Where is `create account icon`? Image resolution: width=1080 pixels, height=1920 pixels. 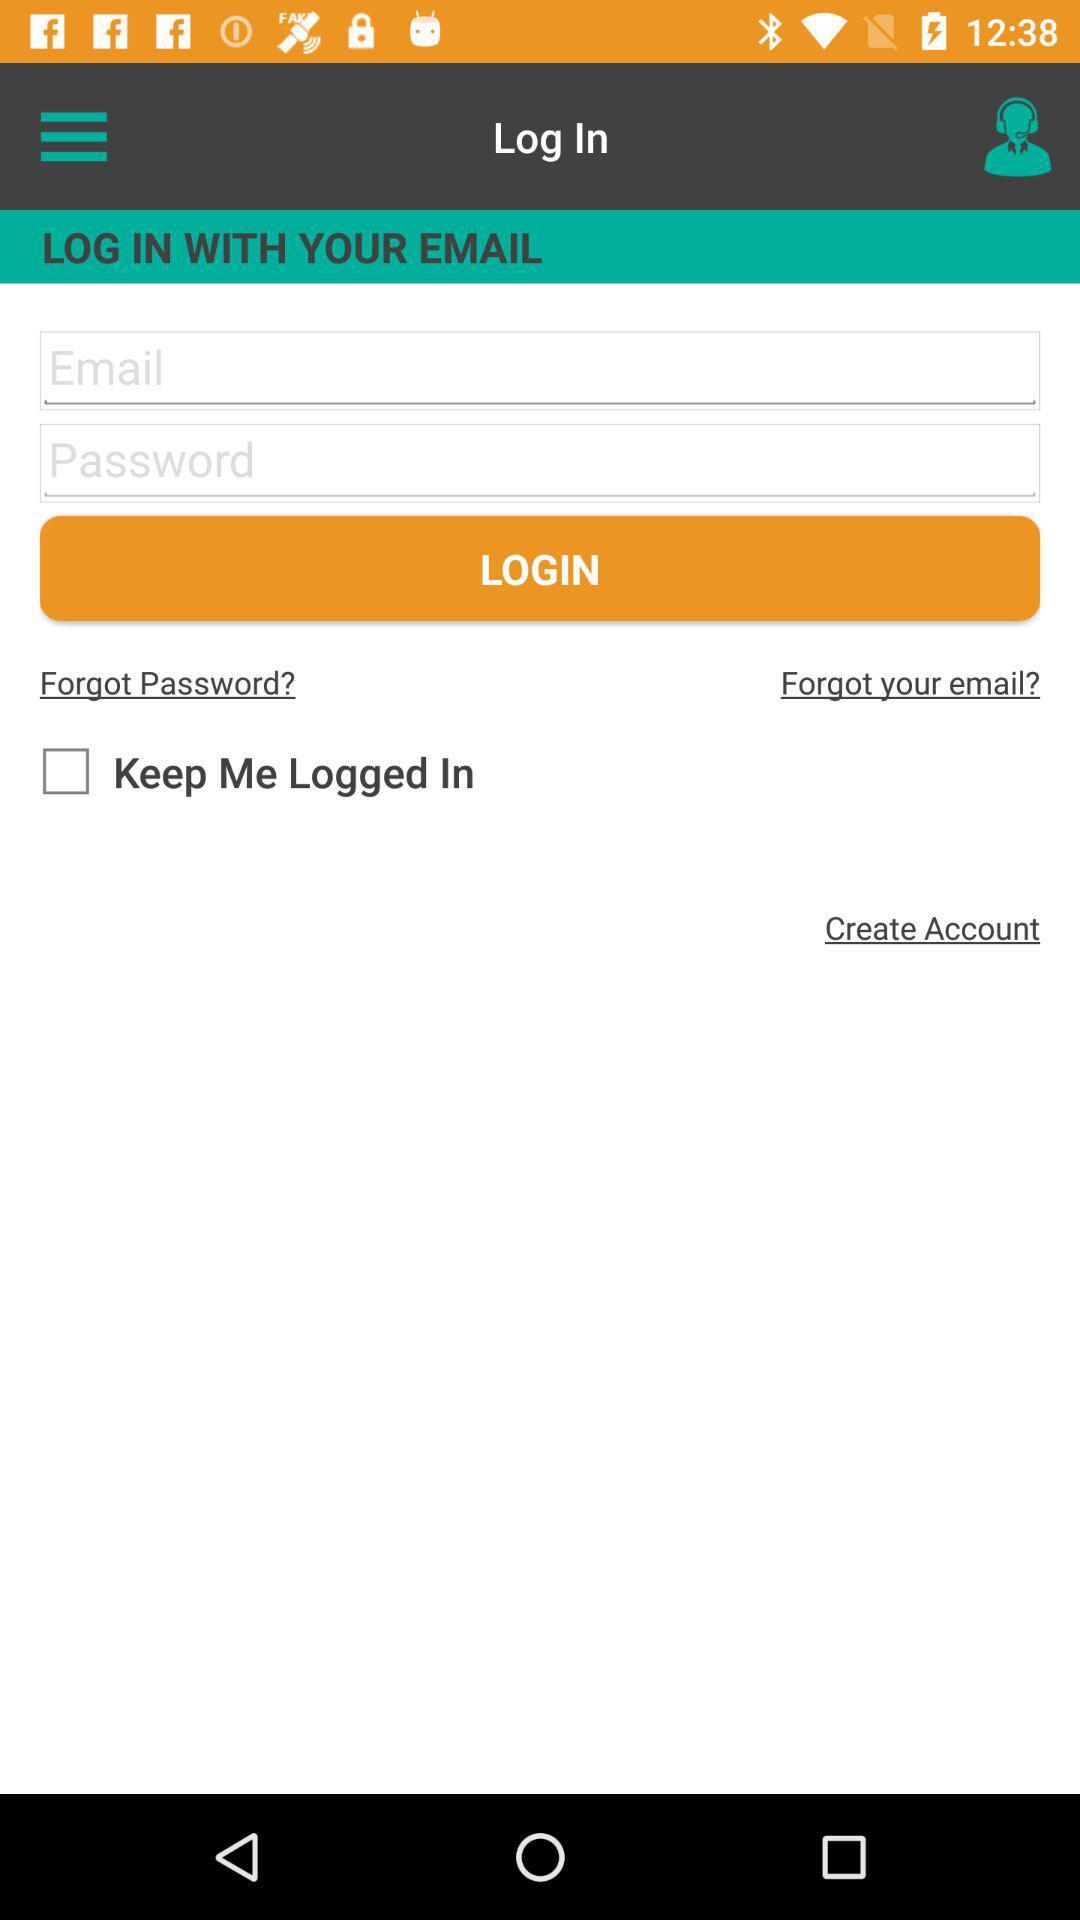
create account icon is located at coordinates (932, 926).